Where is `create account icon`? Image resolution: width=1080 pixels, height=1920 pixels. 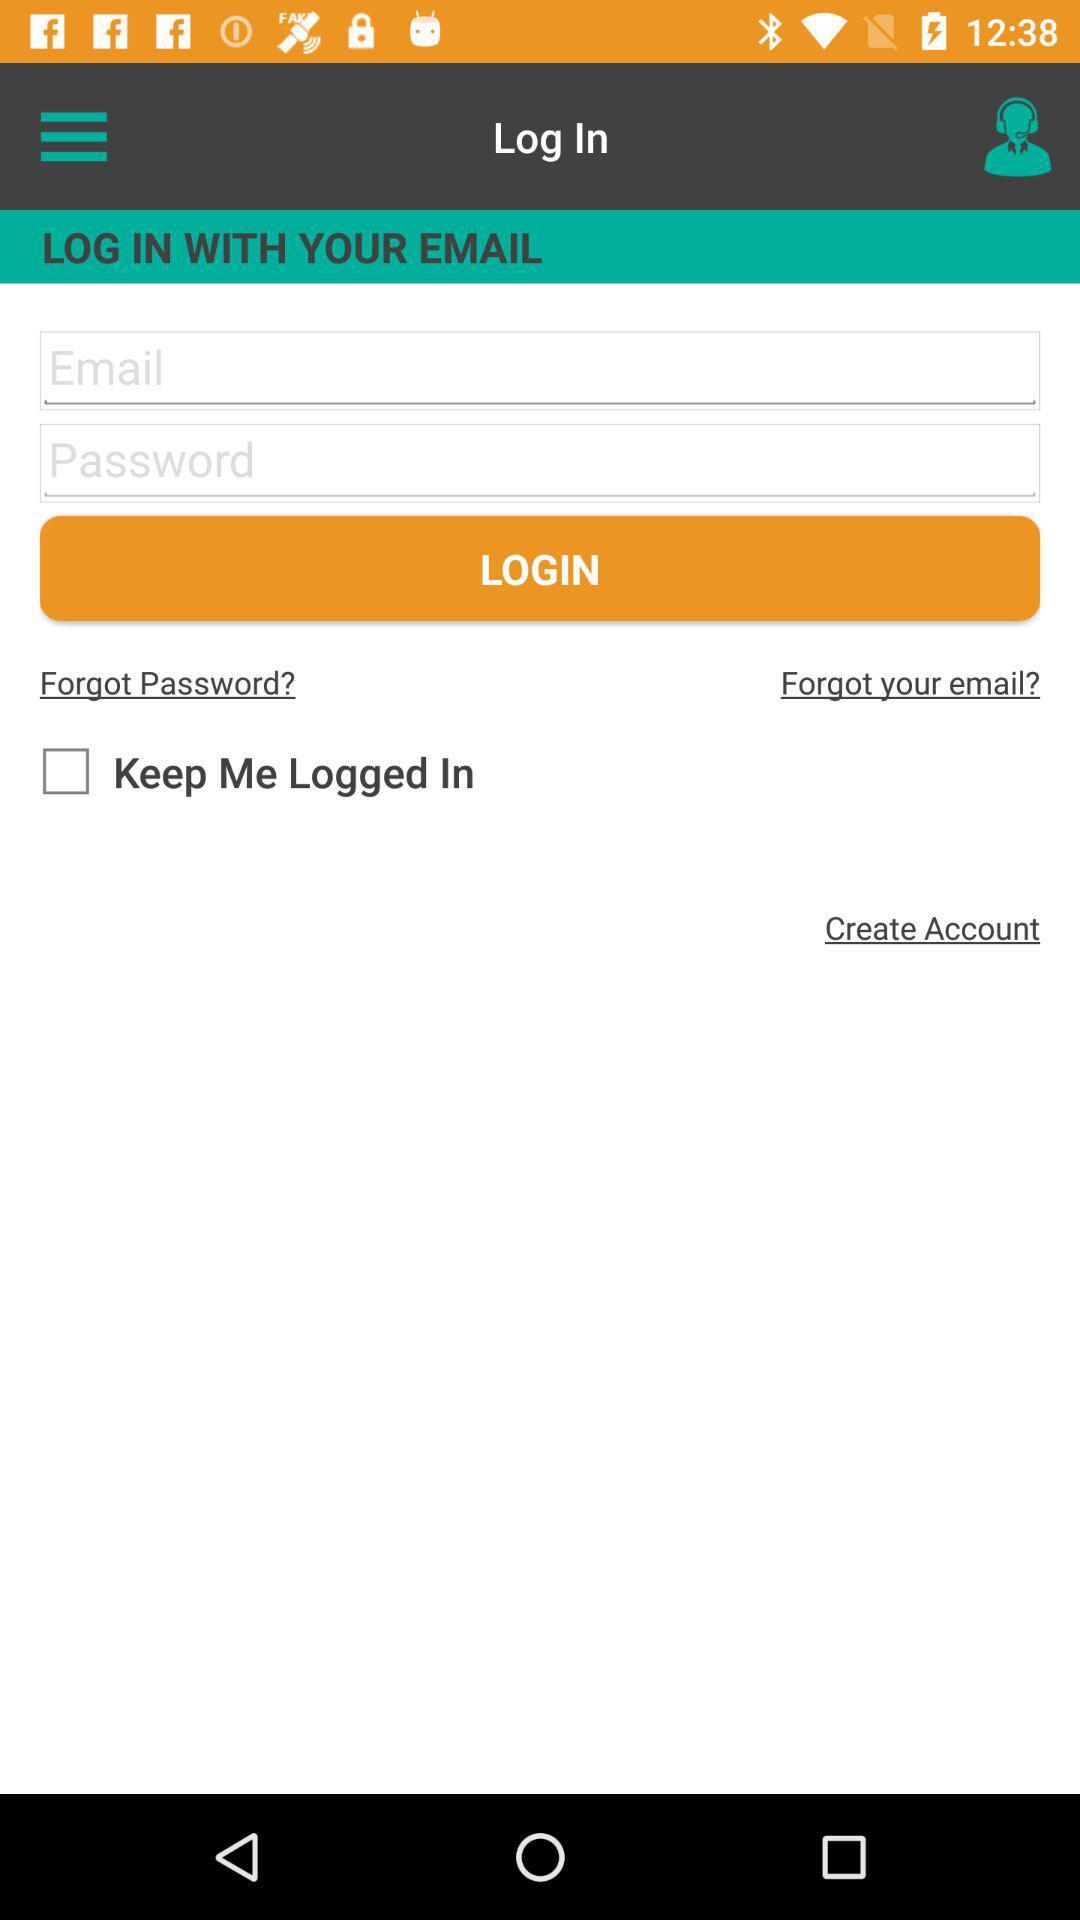
create account icon is located at coordinates (932, 926).